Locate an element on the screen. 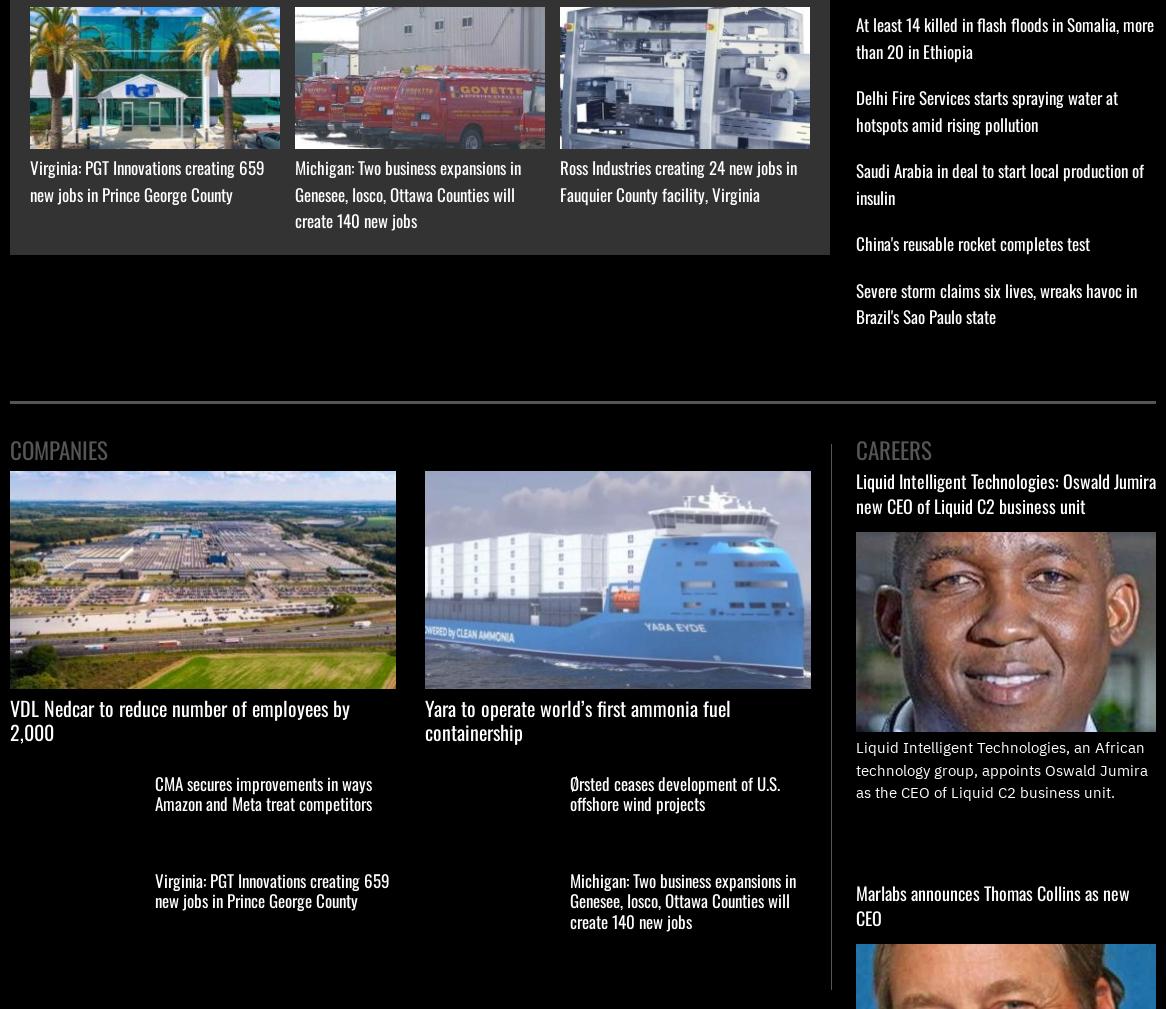 The width and height of the screenshot is (1166, 1009). 'Liquid Intelligent Technologies, an African technology group, appoints Oswald Jumira as the CEO of Liquid C2 business unit.' is located at coordinates (1000, 769).